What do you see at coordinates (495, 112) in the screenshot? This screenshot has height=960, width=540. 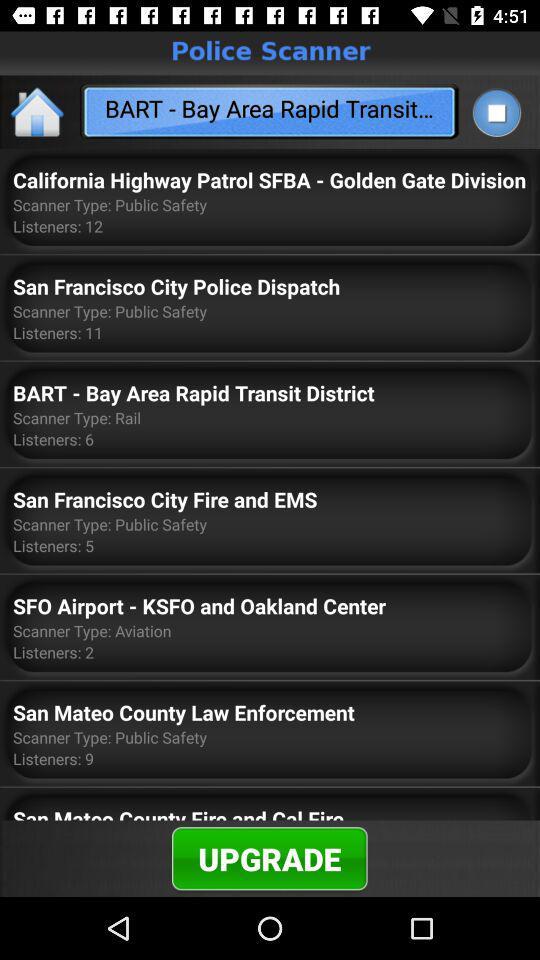 I see `pause toggle` at bounding box center [495, 112].